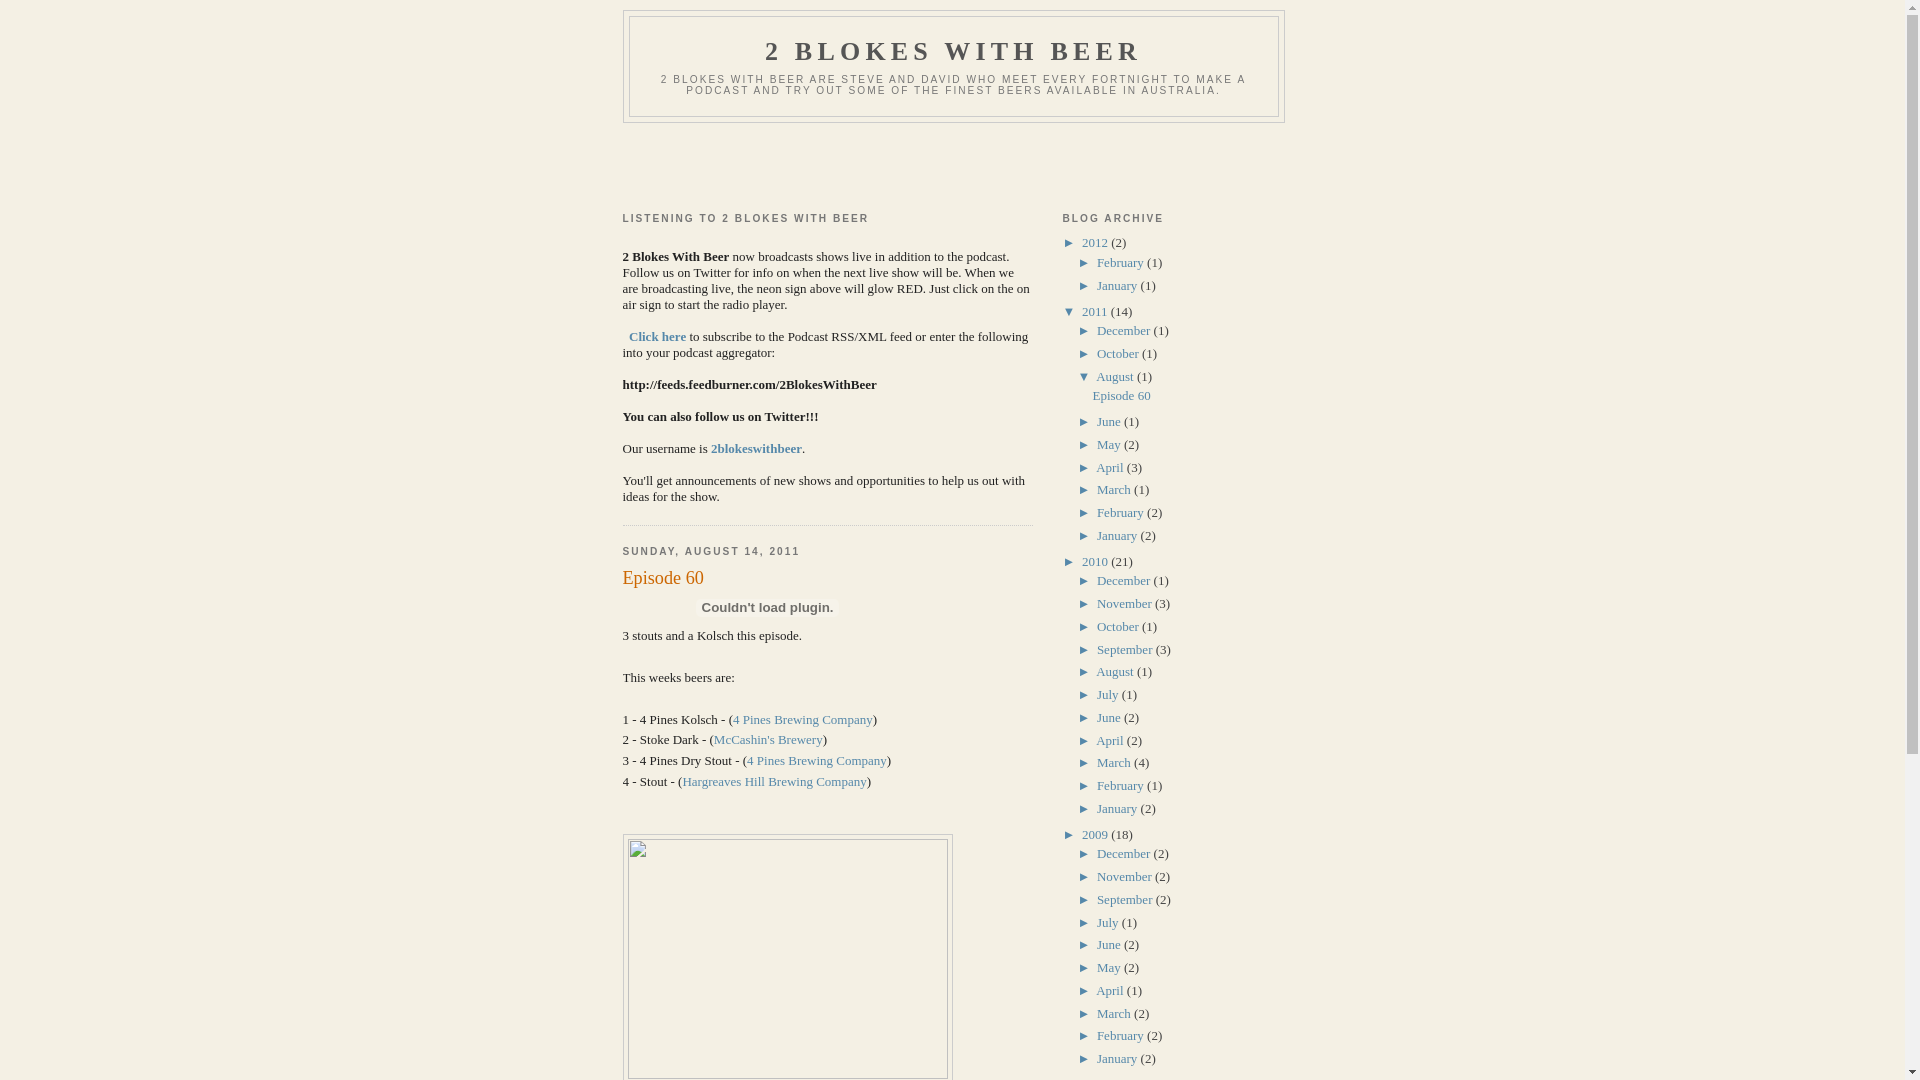 The width and height of the screenshot is (1920, 1080). I want to click on '2010', so click(1080, 561).